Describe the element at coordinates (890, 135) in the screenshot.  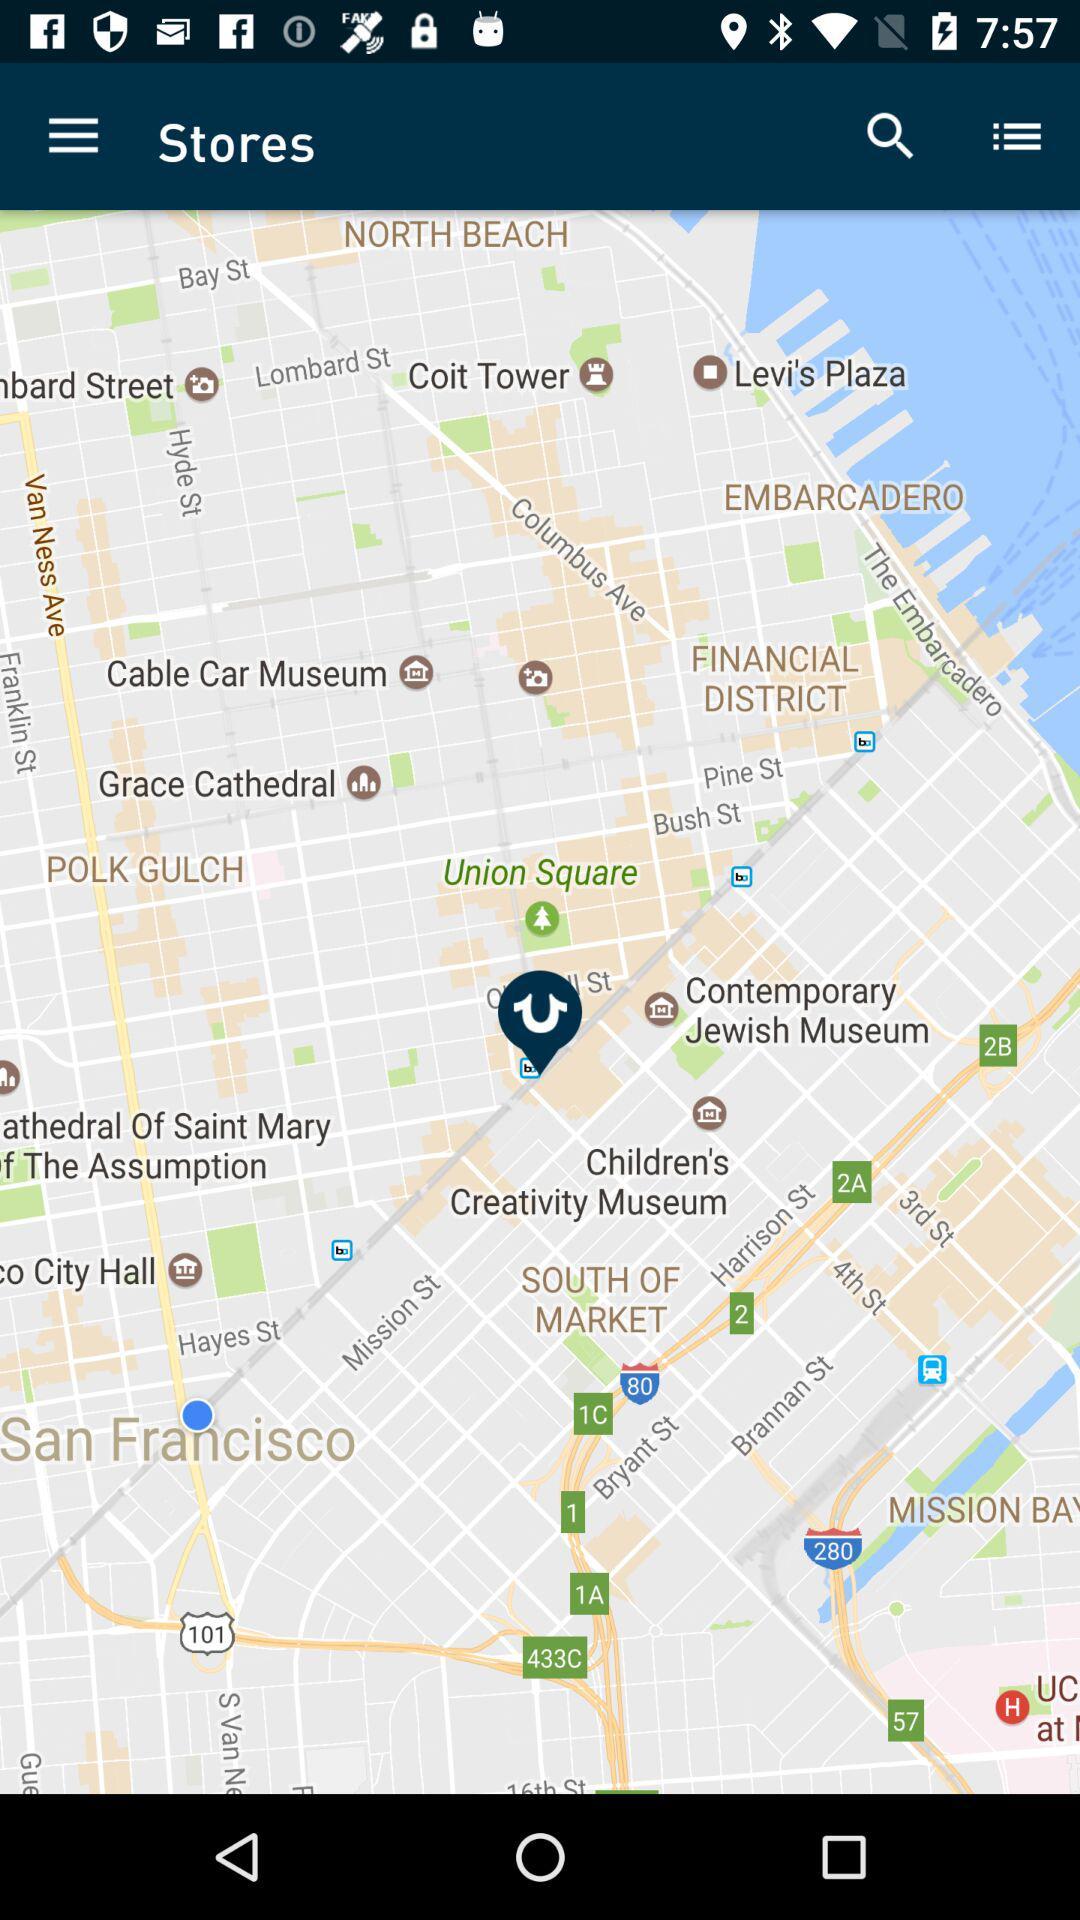
I see `the app to the right of stores item` at that location.